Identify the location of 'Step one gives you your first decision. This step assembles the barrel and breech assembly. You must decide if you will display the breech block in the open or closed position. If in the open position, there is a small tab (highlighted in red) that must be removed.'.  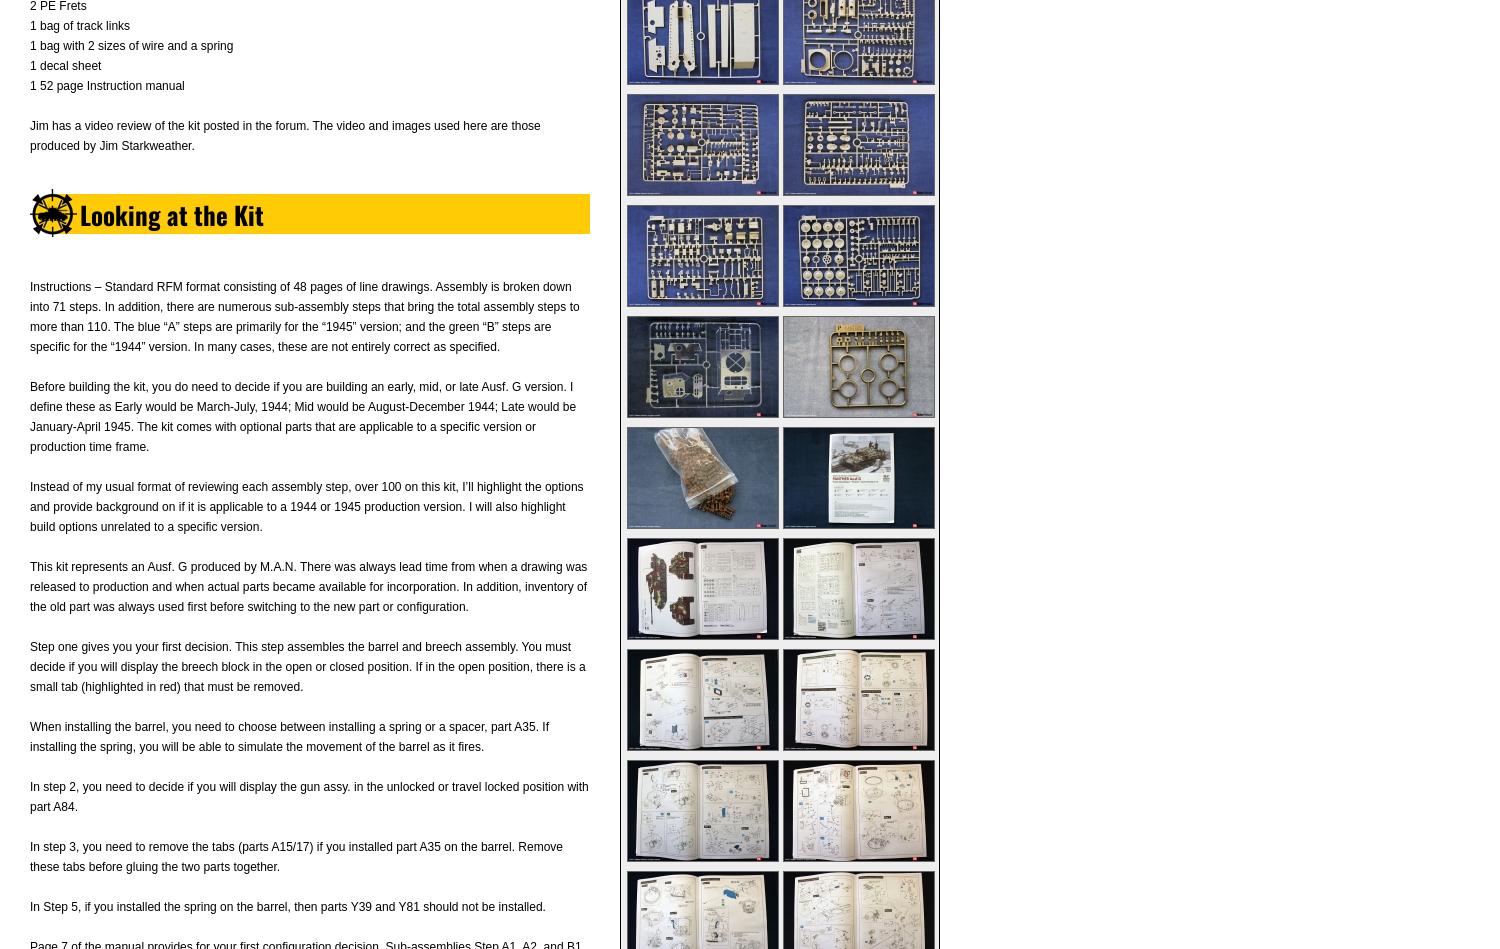
(307, 666).